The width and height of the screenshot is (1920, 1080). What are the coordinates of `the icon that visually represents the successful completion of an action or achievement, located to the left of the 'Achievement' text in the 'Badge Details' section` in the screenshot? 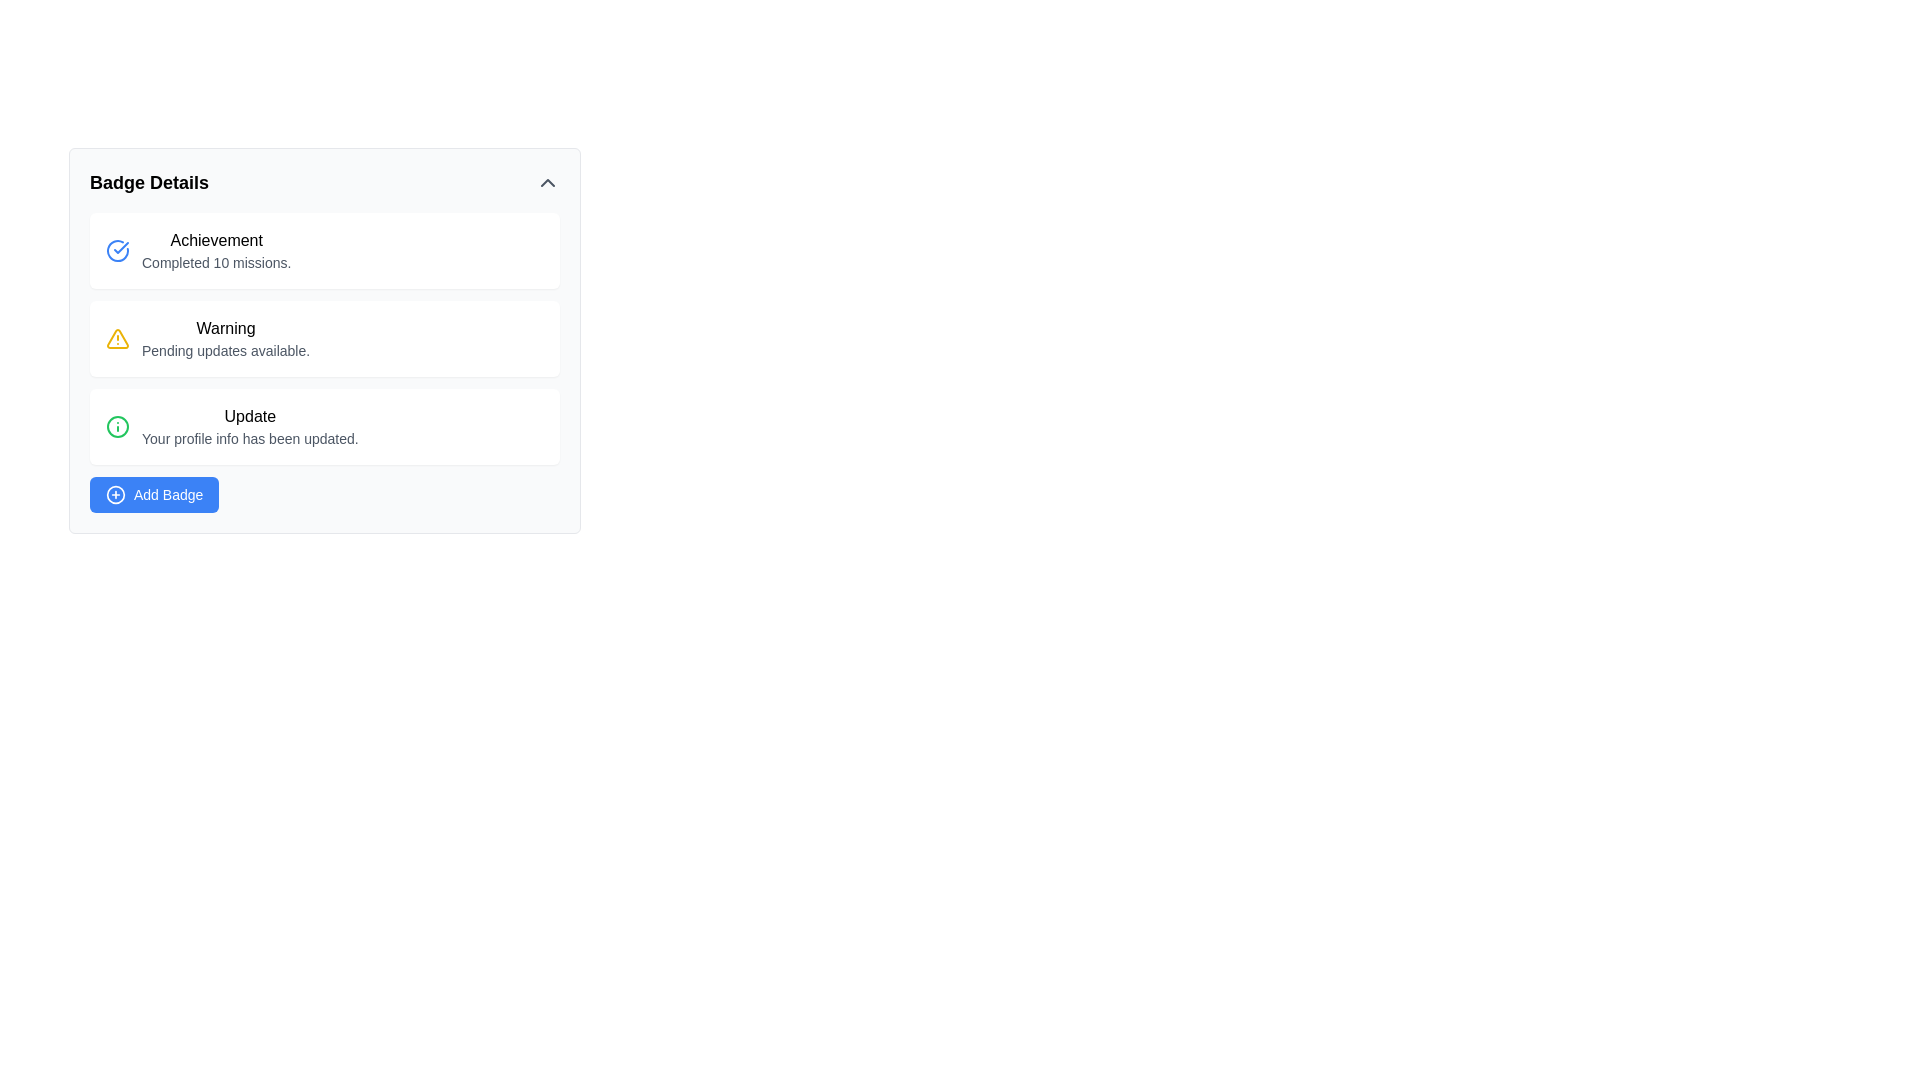 It's located at (117, 249).